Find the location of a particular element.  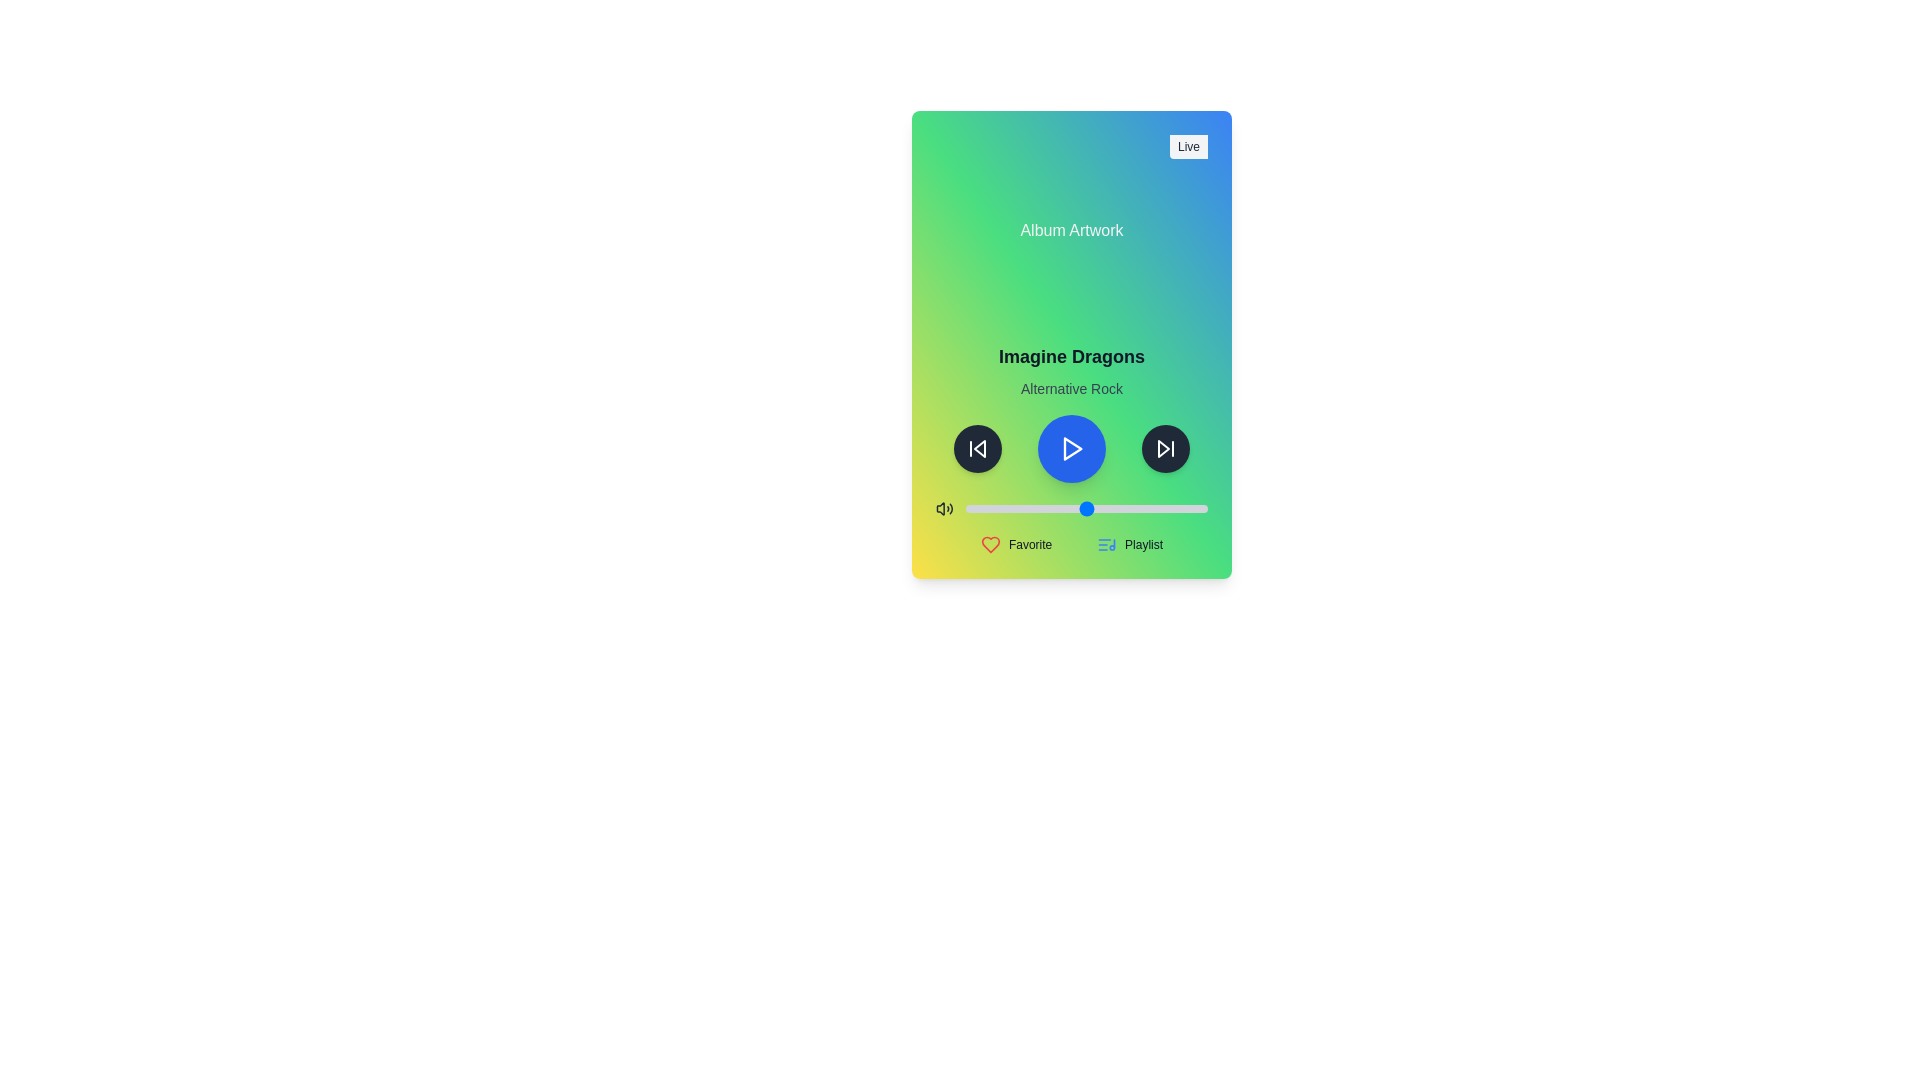

the heart-shaped icon button, which is outlined in red and located to the left of the 'Favorite' label beneath the audio player controls is located at coordinates (990, 544).